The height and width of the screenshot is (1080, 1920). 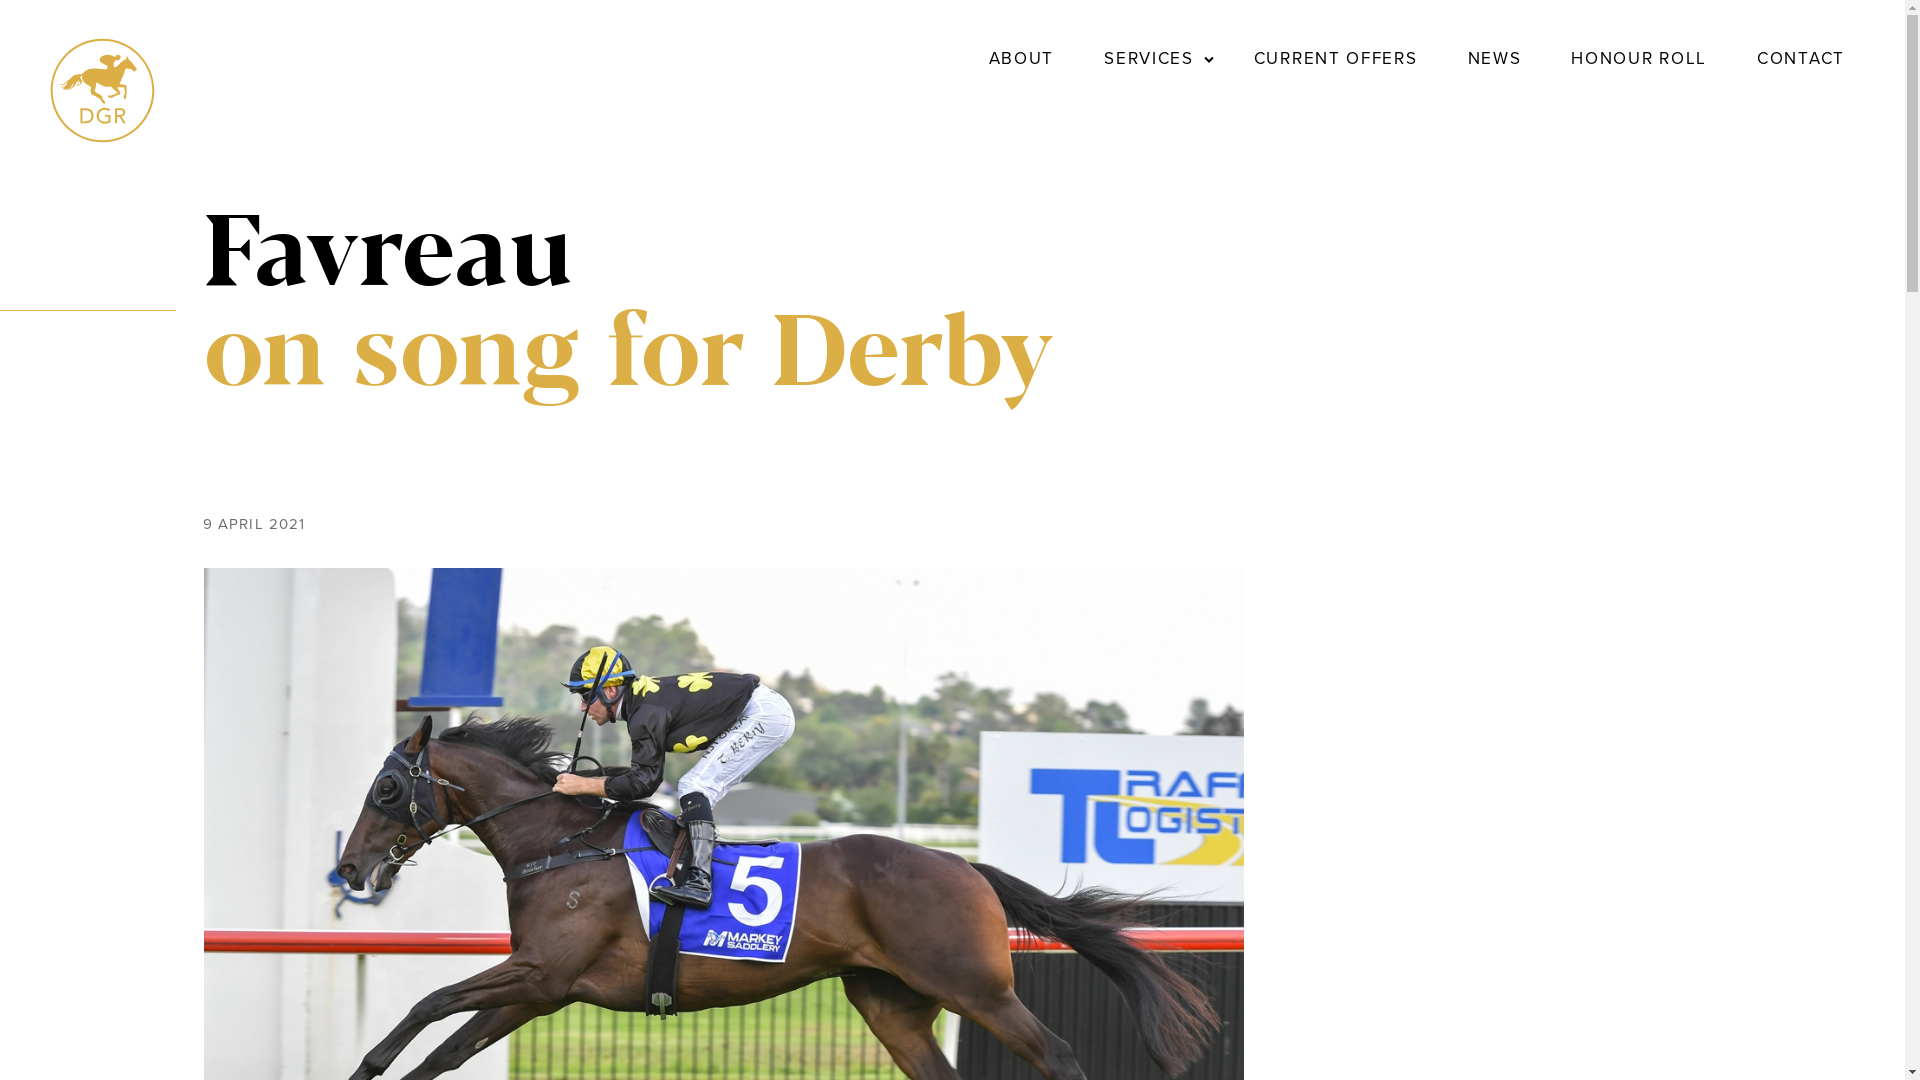 I want to click on 'HONOUR ROLL', so click(x=1559, y=57).